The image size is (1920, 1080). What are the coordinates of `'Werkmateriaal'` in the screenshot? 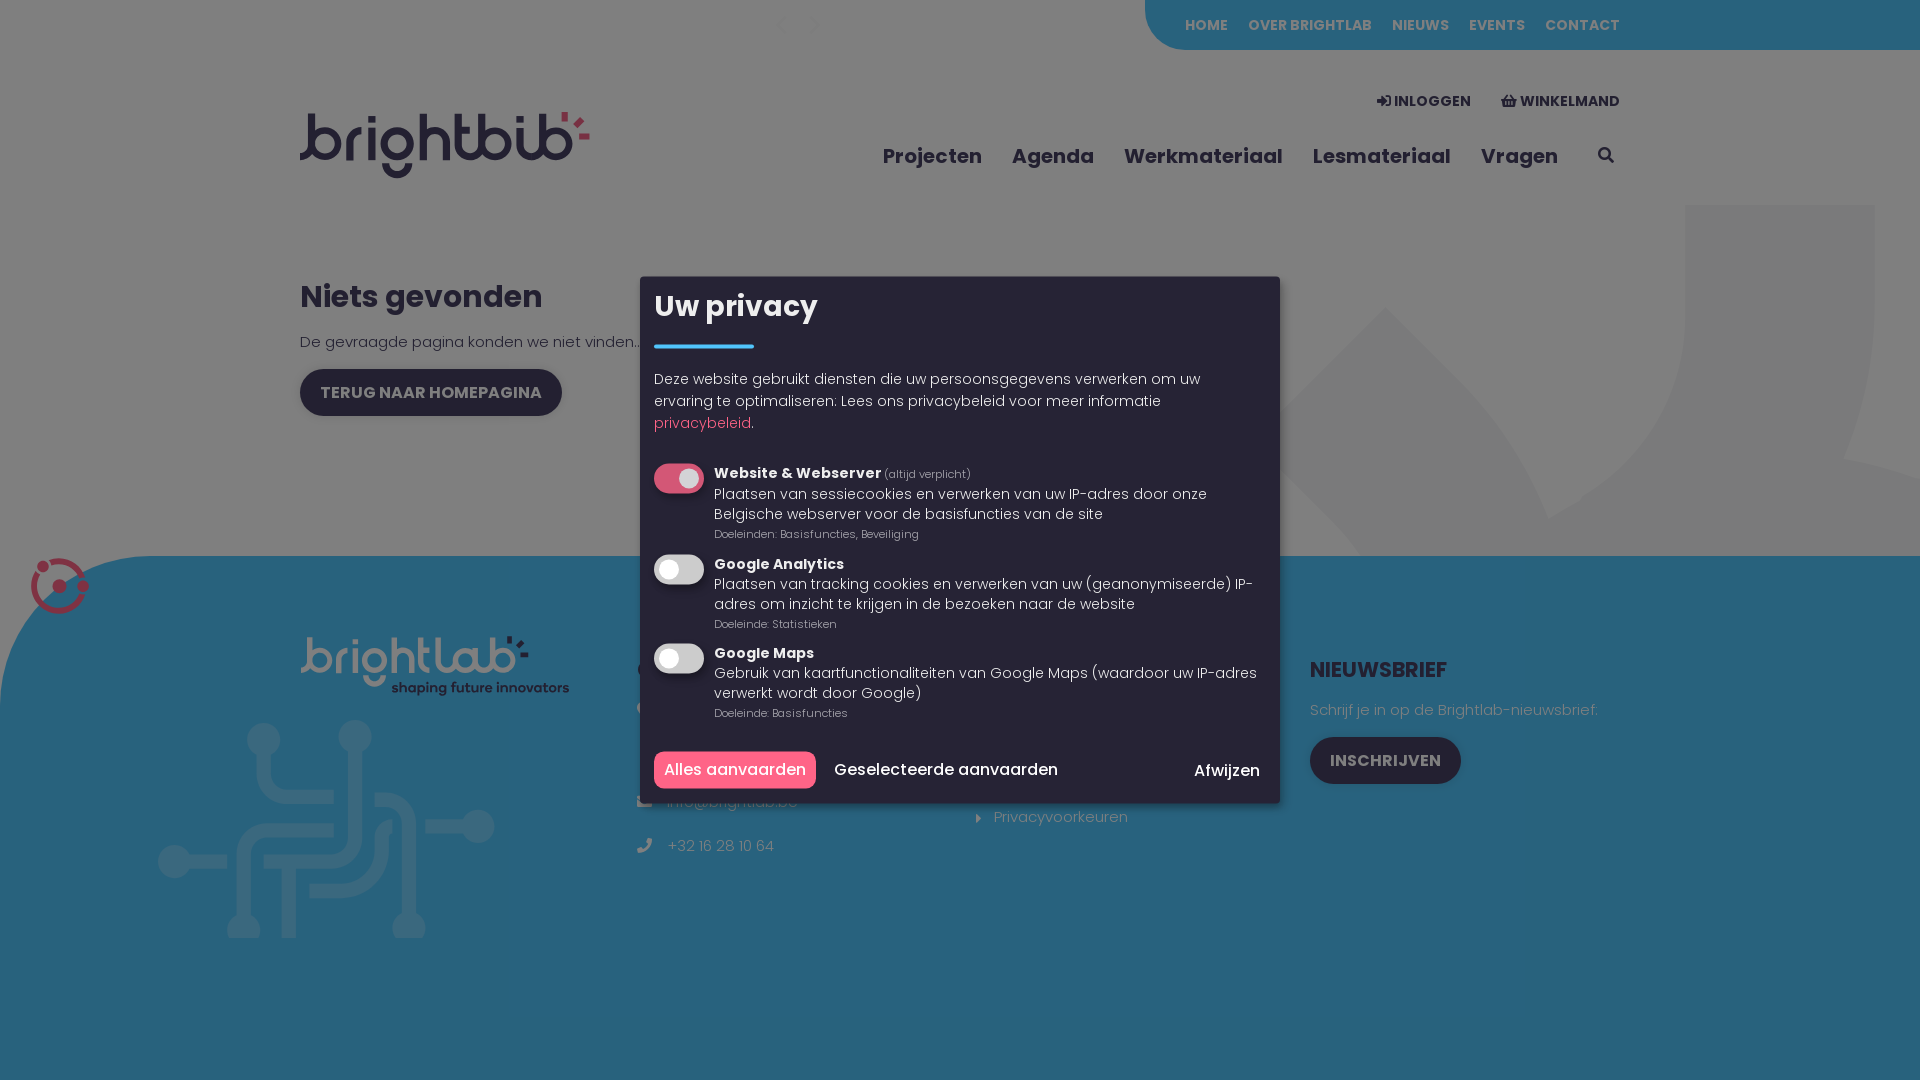 It's located at (1202, 154).